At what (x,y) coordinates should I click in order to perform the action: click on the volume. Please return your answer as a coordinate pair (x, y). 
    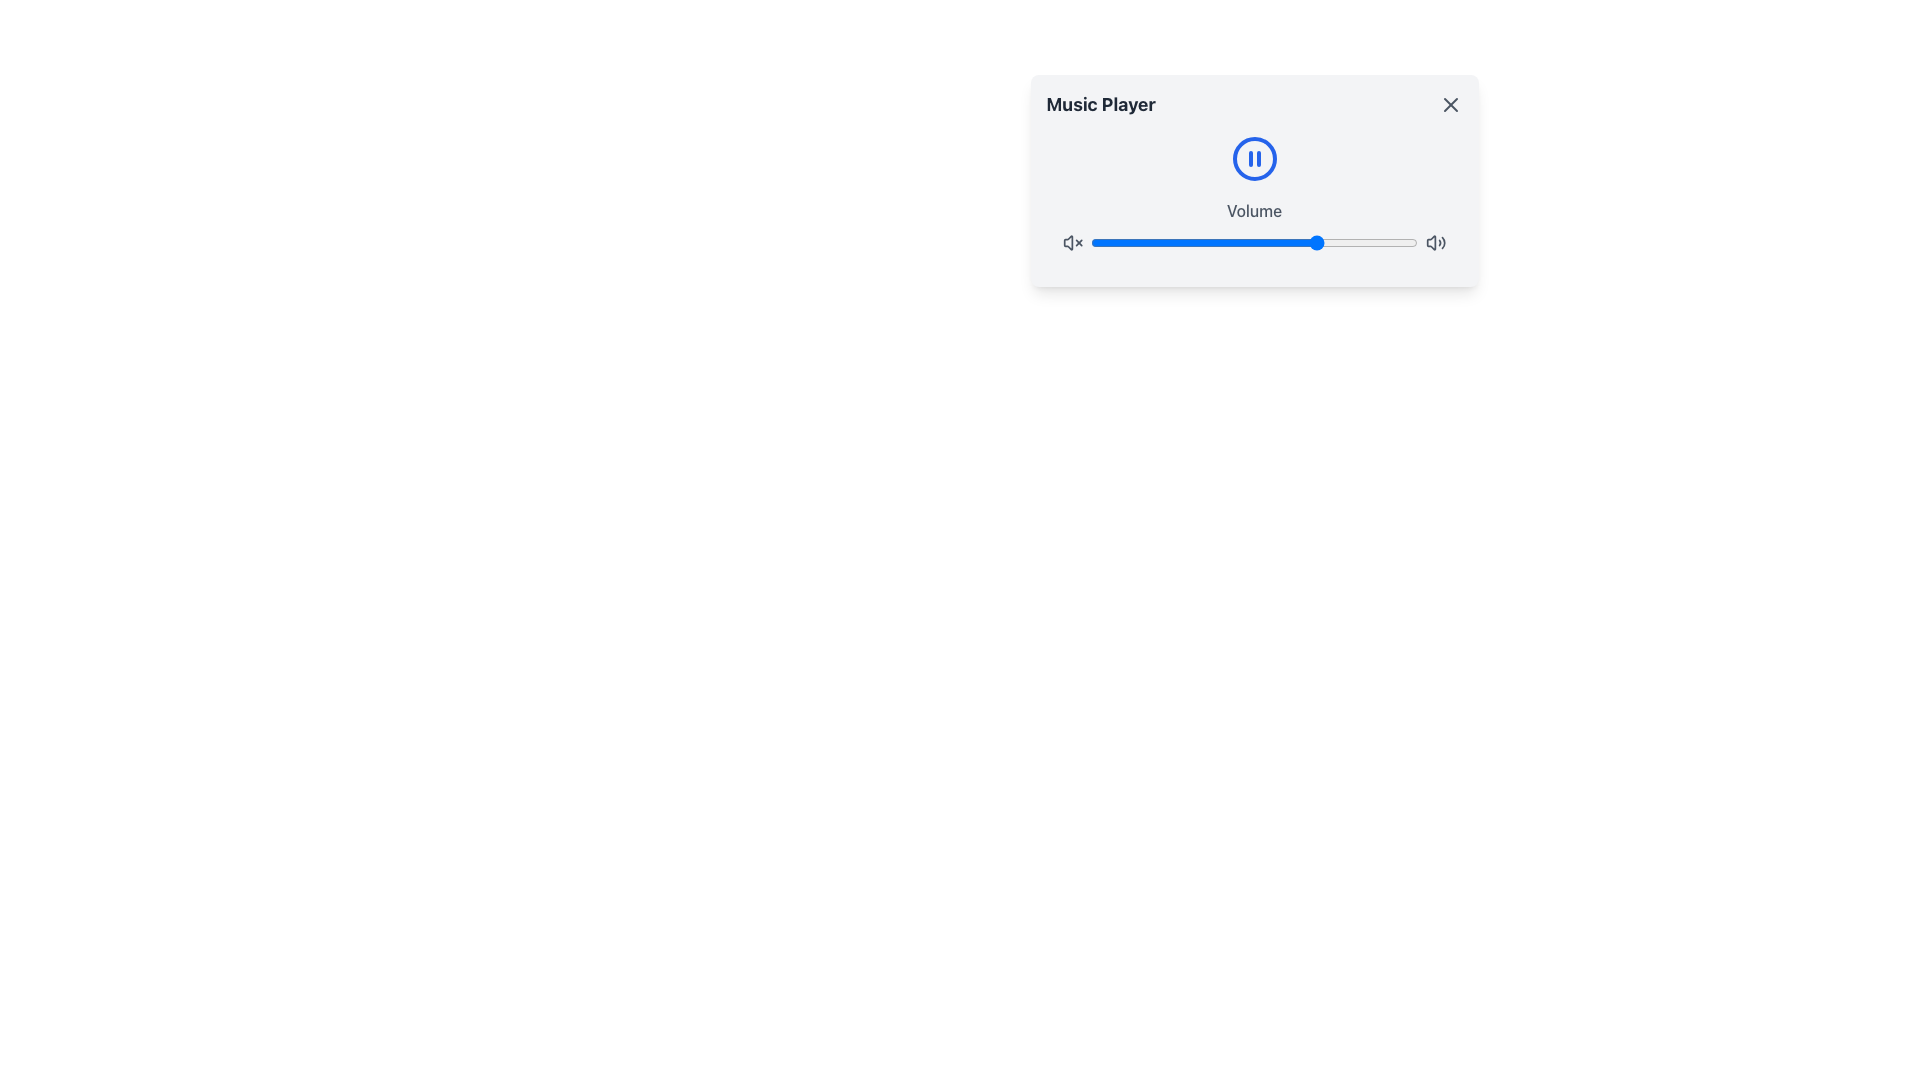
    Looking at the image, I should click on (1260, 242).